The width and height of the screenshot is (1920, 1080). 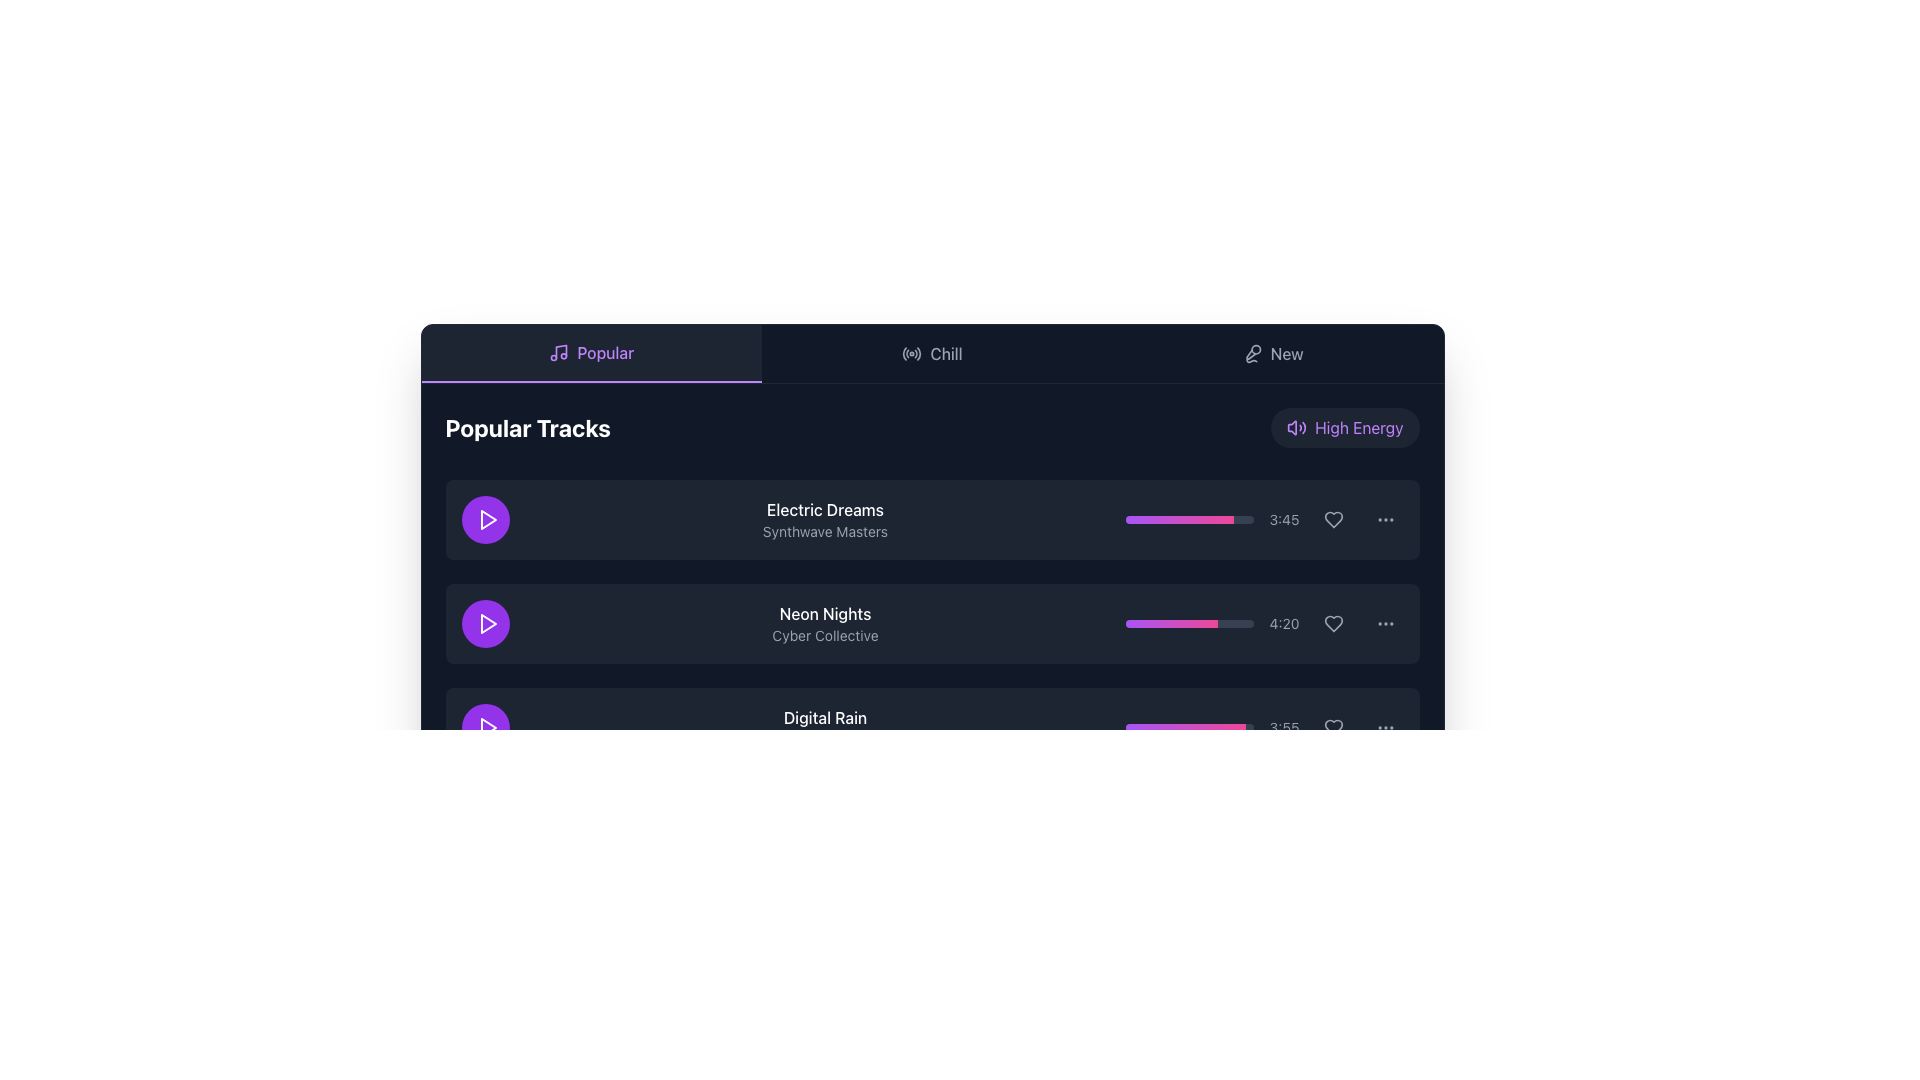 I want to click on the third track entry in the 'Popular Tracks' list, which includes the play button and controls for the song 'Digital Rain' by The Algorithm, so click(x=931, y=728).